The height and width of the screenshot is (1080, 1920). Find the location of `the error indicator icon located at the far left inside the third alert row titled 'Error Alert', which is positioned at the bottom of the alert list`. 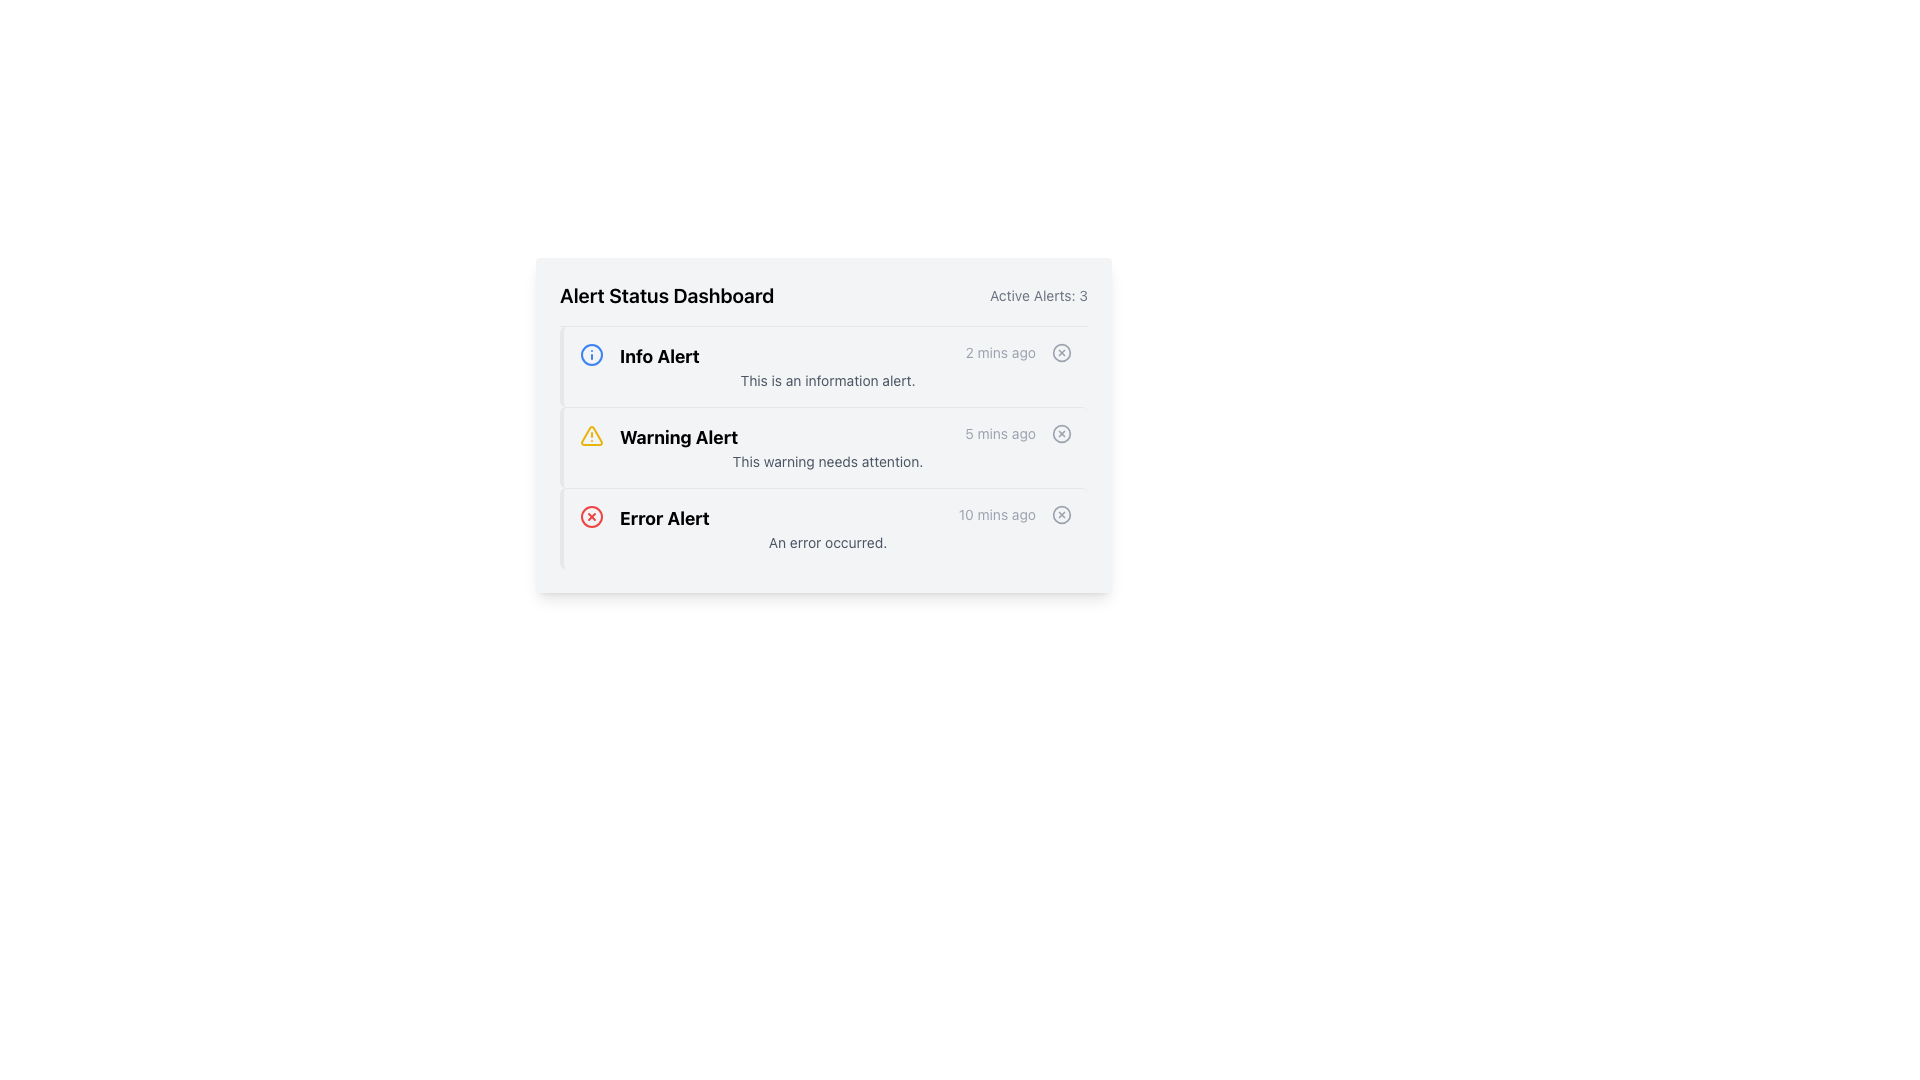

the error indicator icon located at the far left inside the third alert row titled 'Error Alert', which is positioned at the bottom of the alert list is located at coordinates (590, 515).